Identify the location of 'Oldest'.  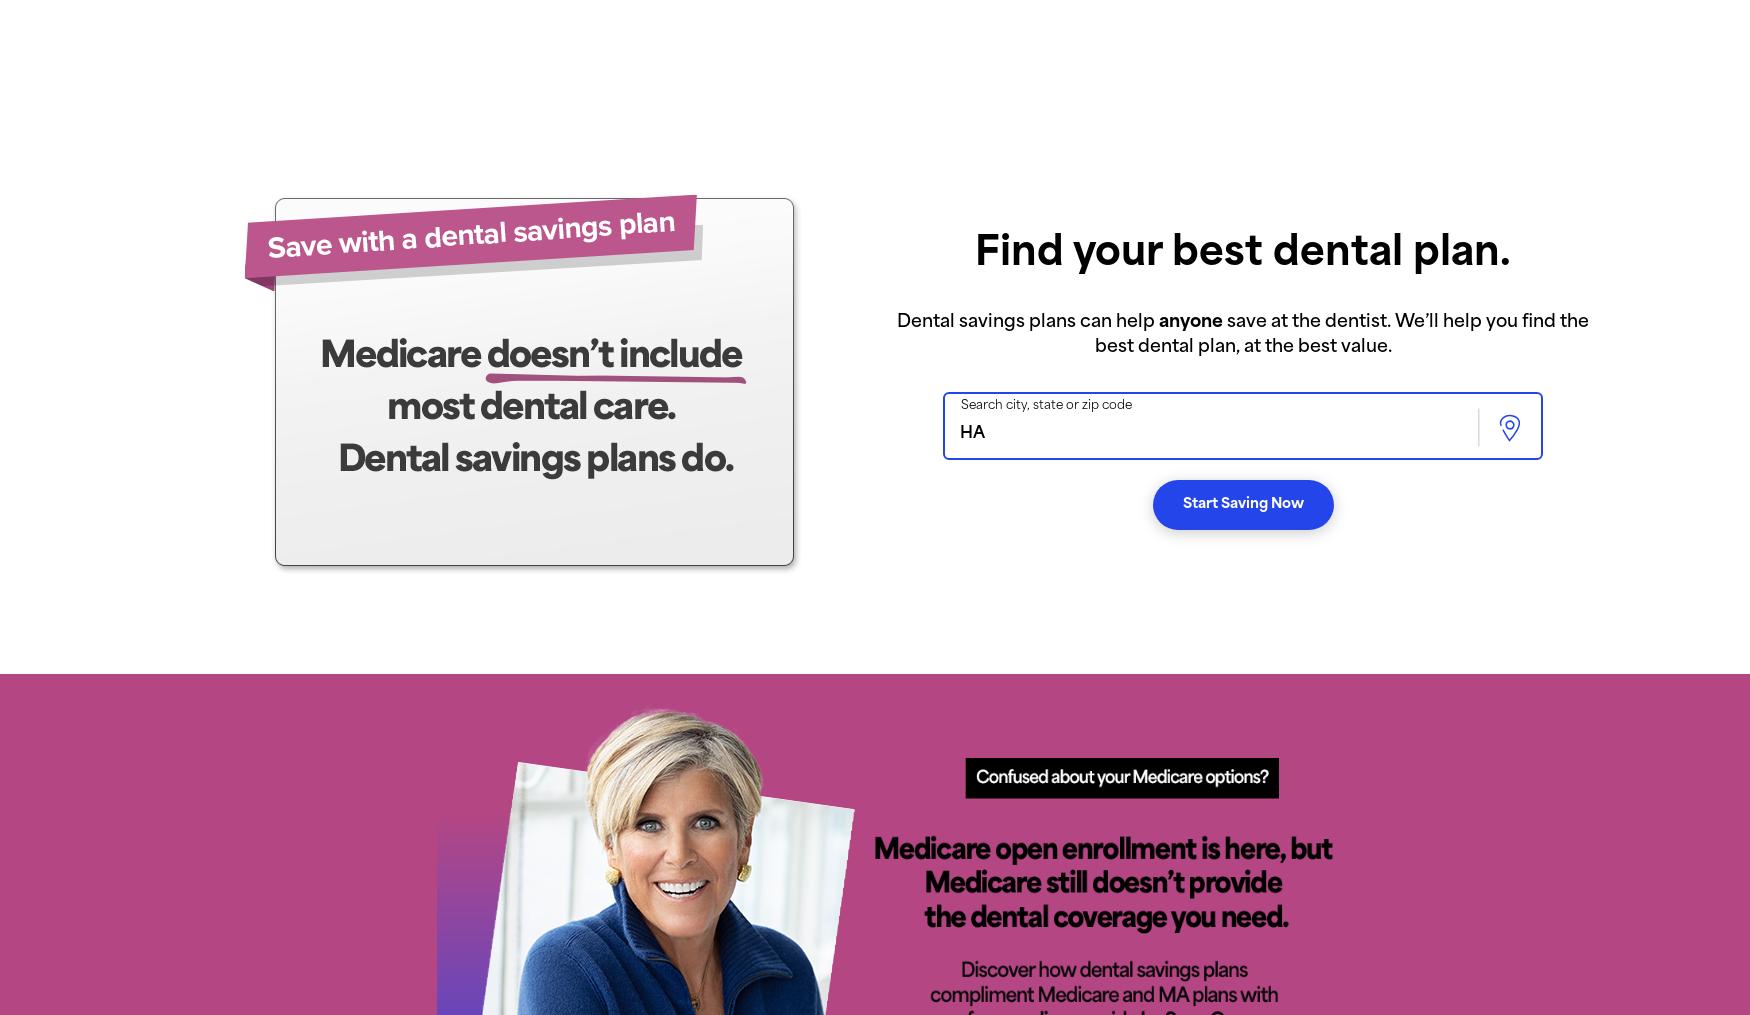
(1259, 132).